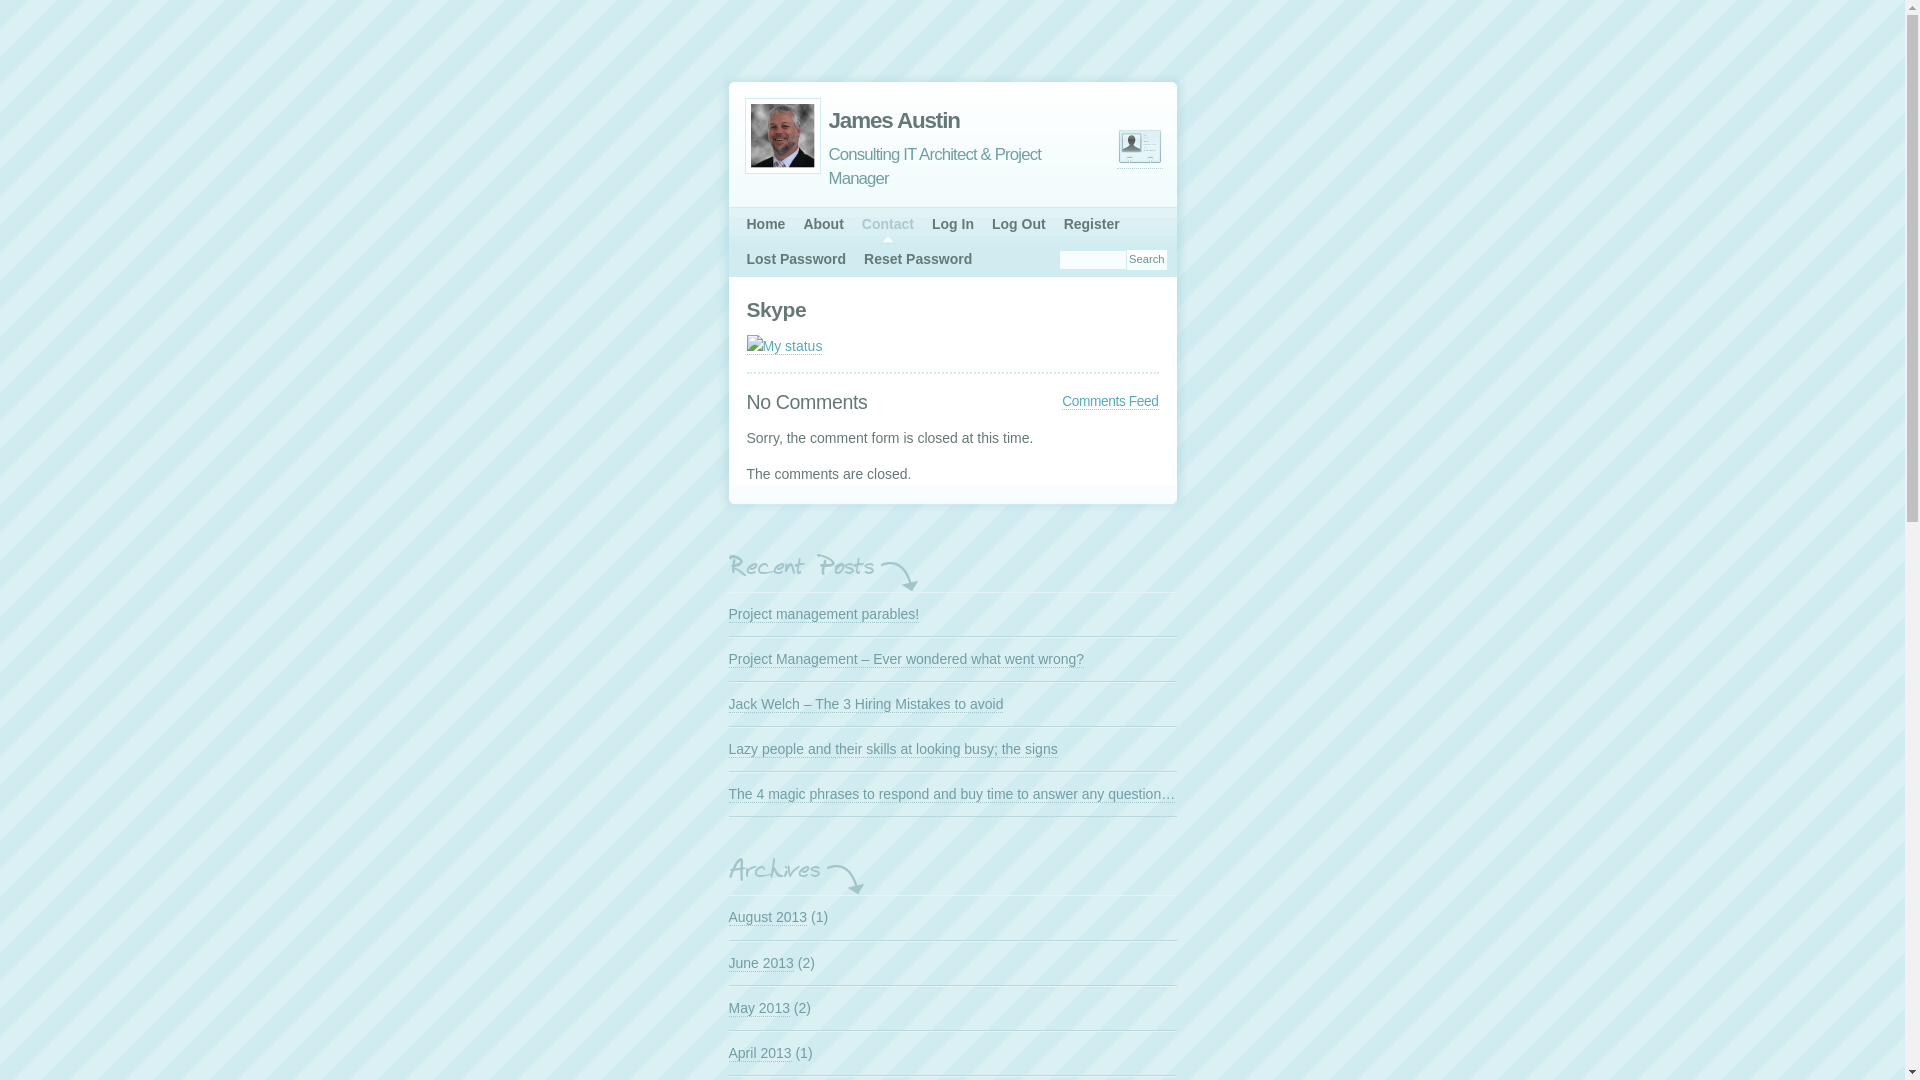 The height and width of the screenshot is (1080, 1920). What do you see at coordinates (1090, 224) in the screenshot?
I see `'Register'` at bounding box center [1090, 224].